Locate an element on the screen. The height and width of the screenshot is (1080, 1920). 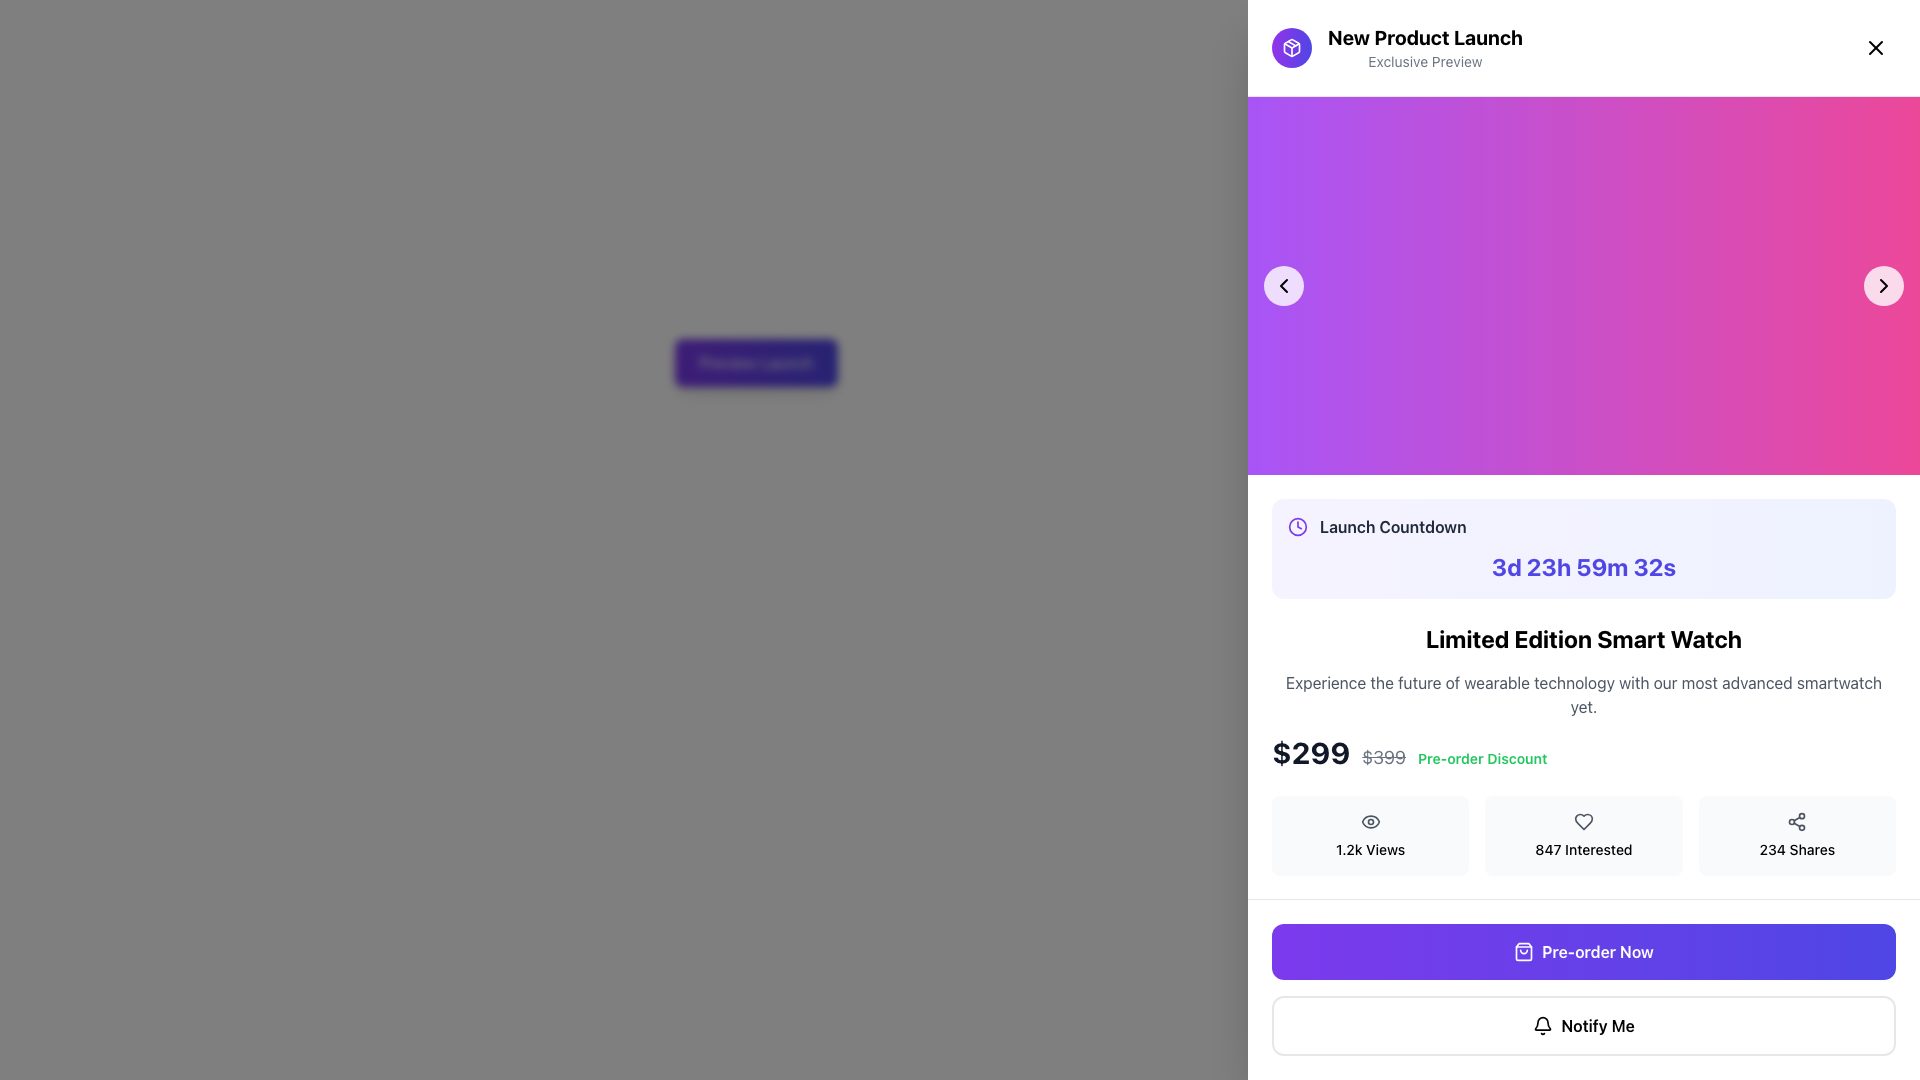
the close button styled as a circular icon with an 'X' symbol in the upper-right corner of the 'New Product Launch Exclusive Preview' header is located at coordinates (1875, 46).